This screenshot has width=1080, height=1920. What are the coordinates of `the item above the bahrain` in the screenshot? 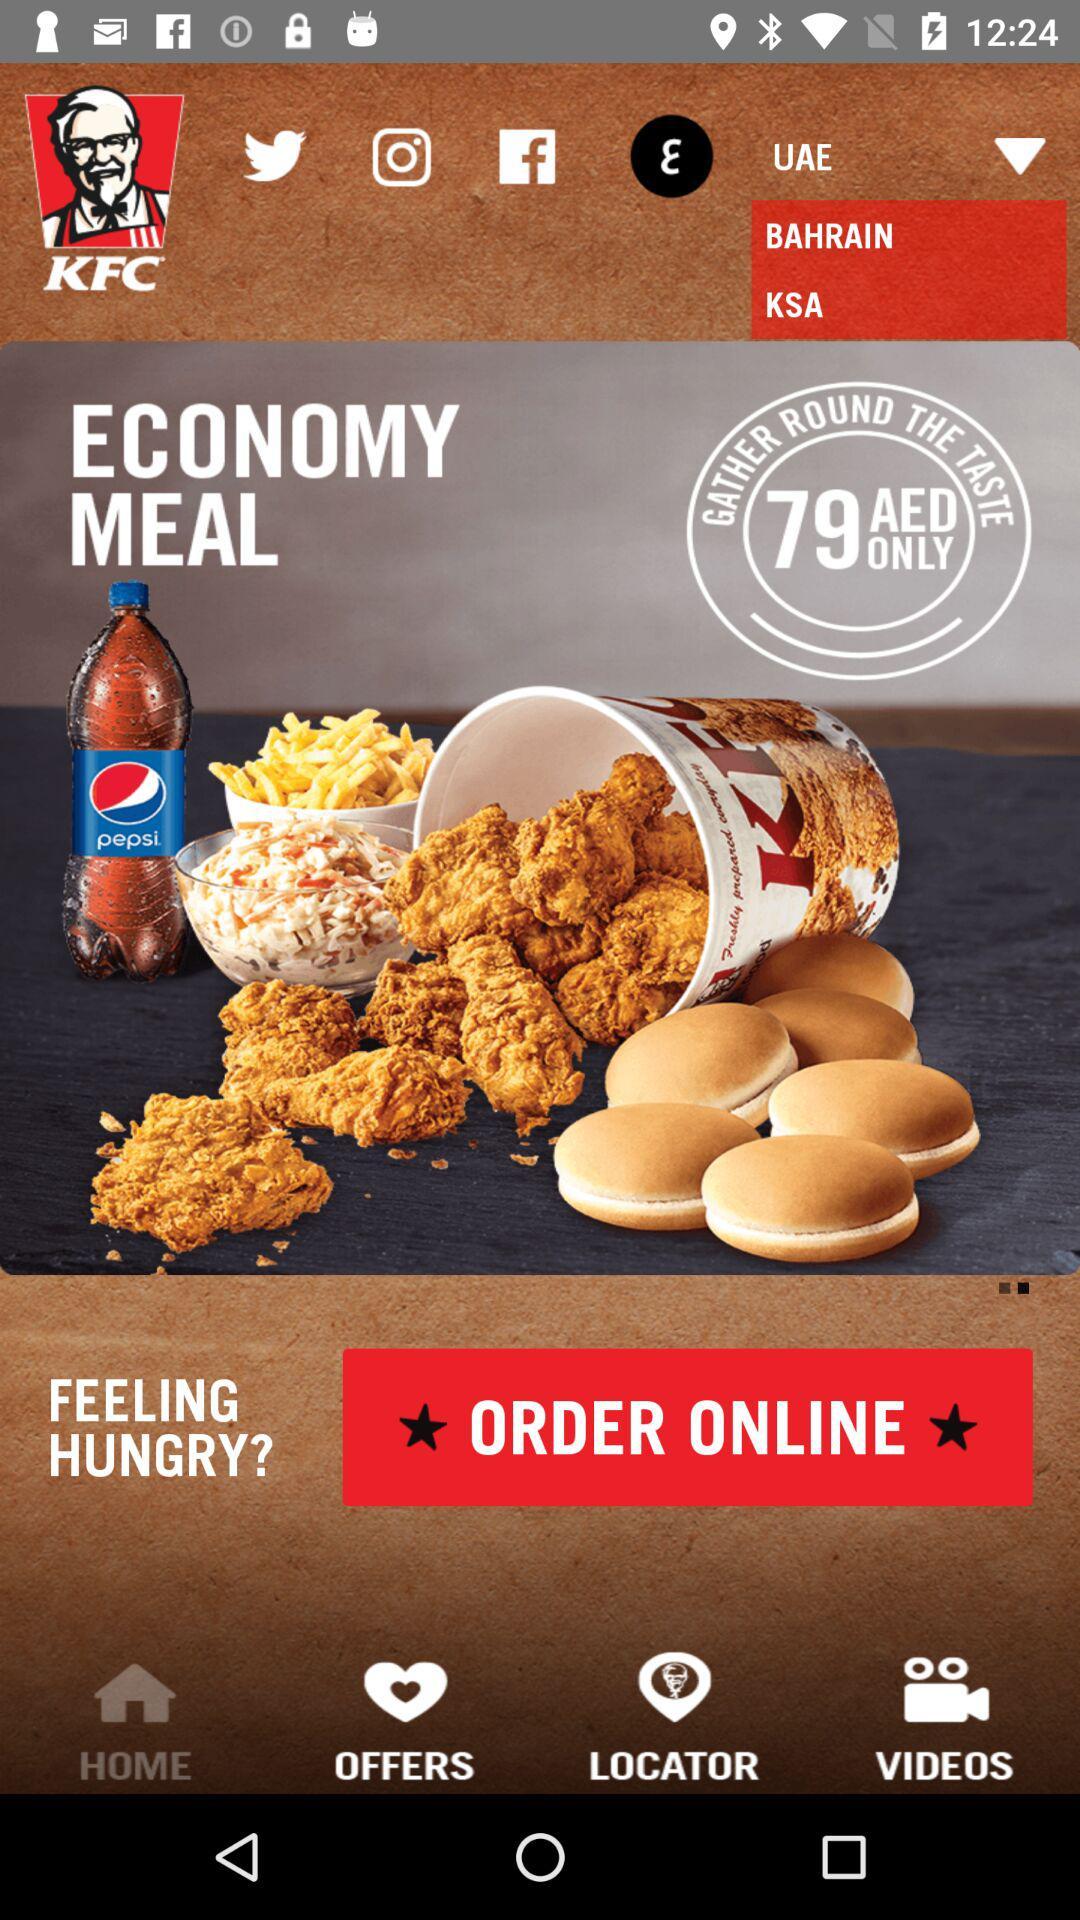 It's located at (909, 155).